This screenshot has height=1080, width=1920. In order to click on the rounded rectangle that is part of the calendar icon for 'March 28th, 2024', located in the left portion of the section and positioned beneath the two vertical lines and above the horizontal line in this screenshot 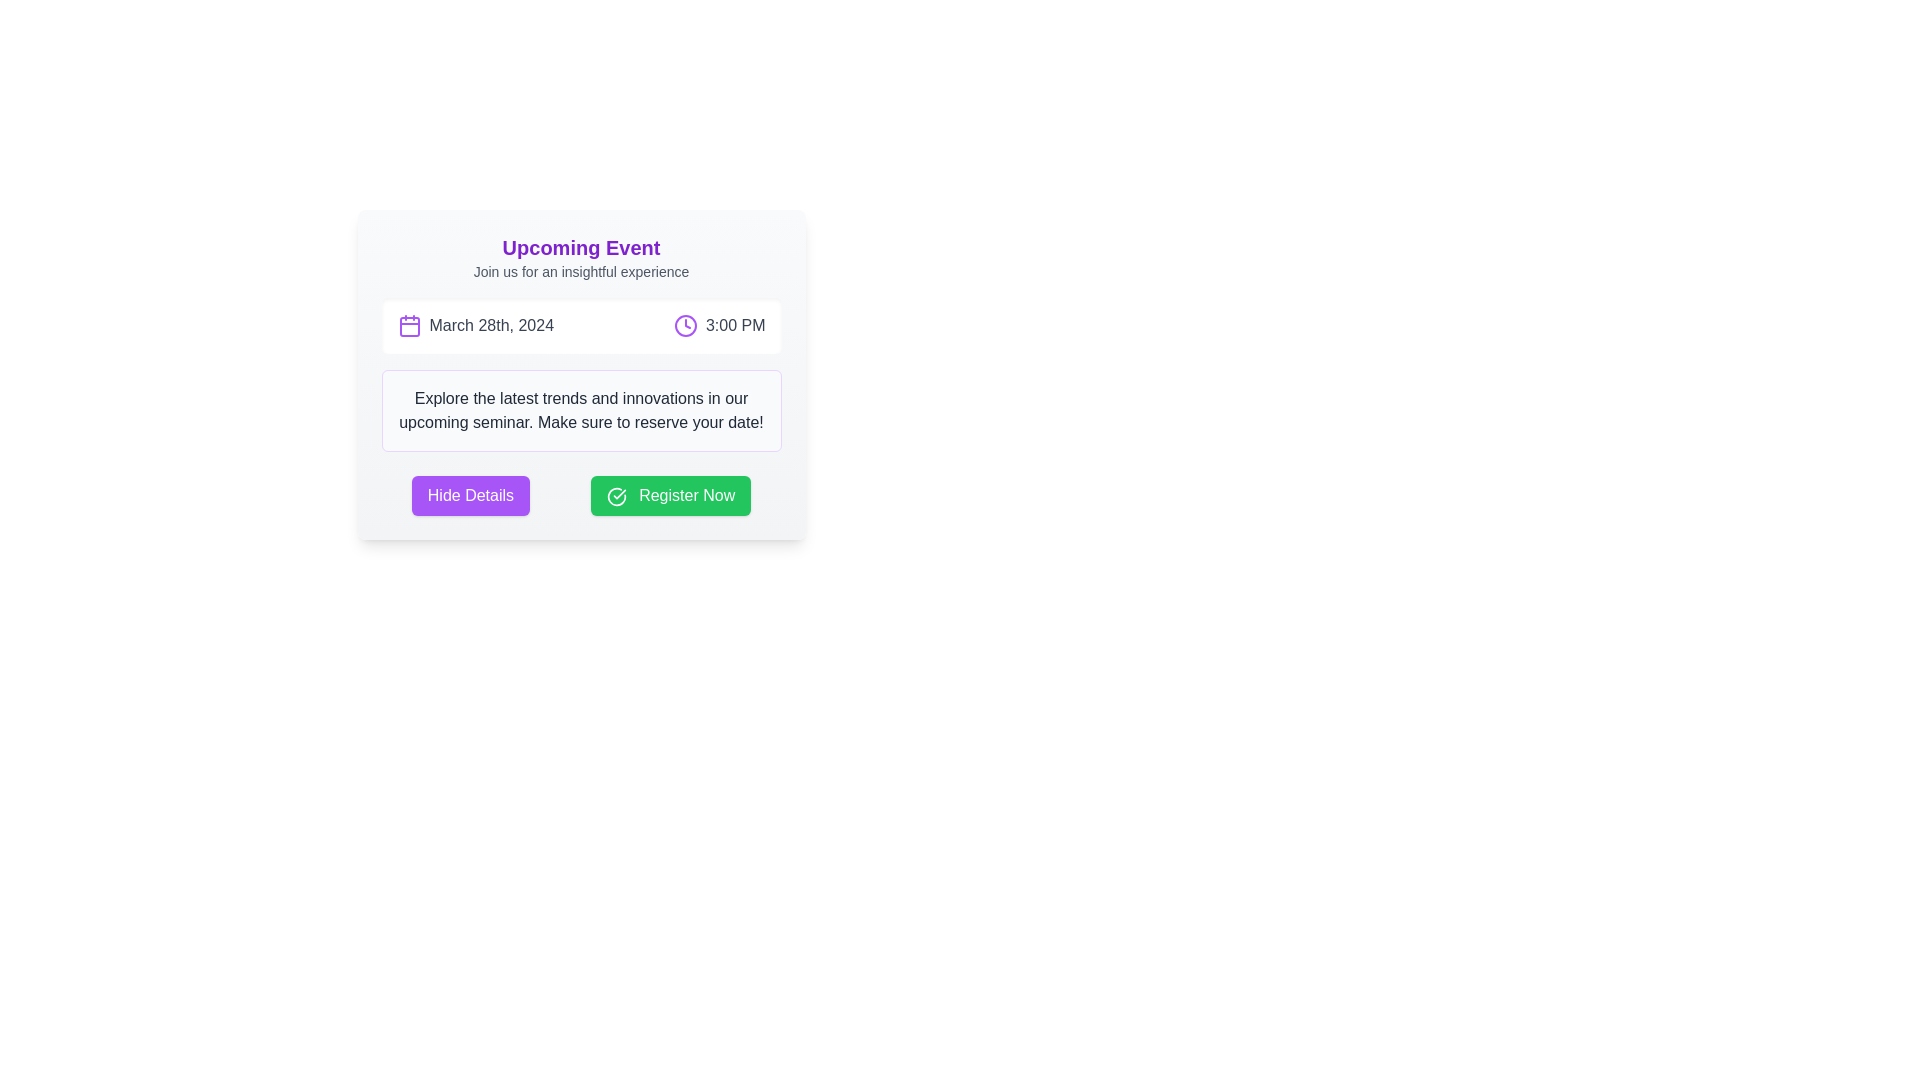, I will do `click(408, 326)`.